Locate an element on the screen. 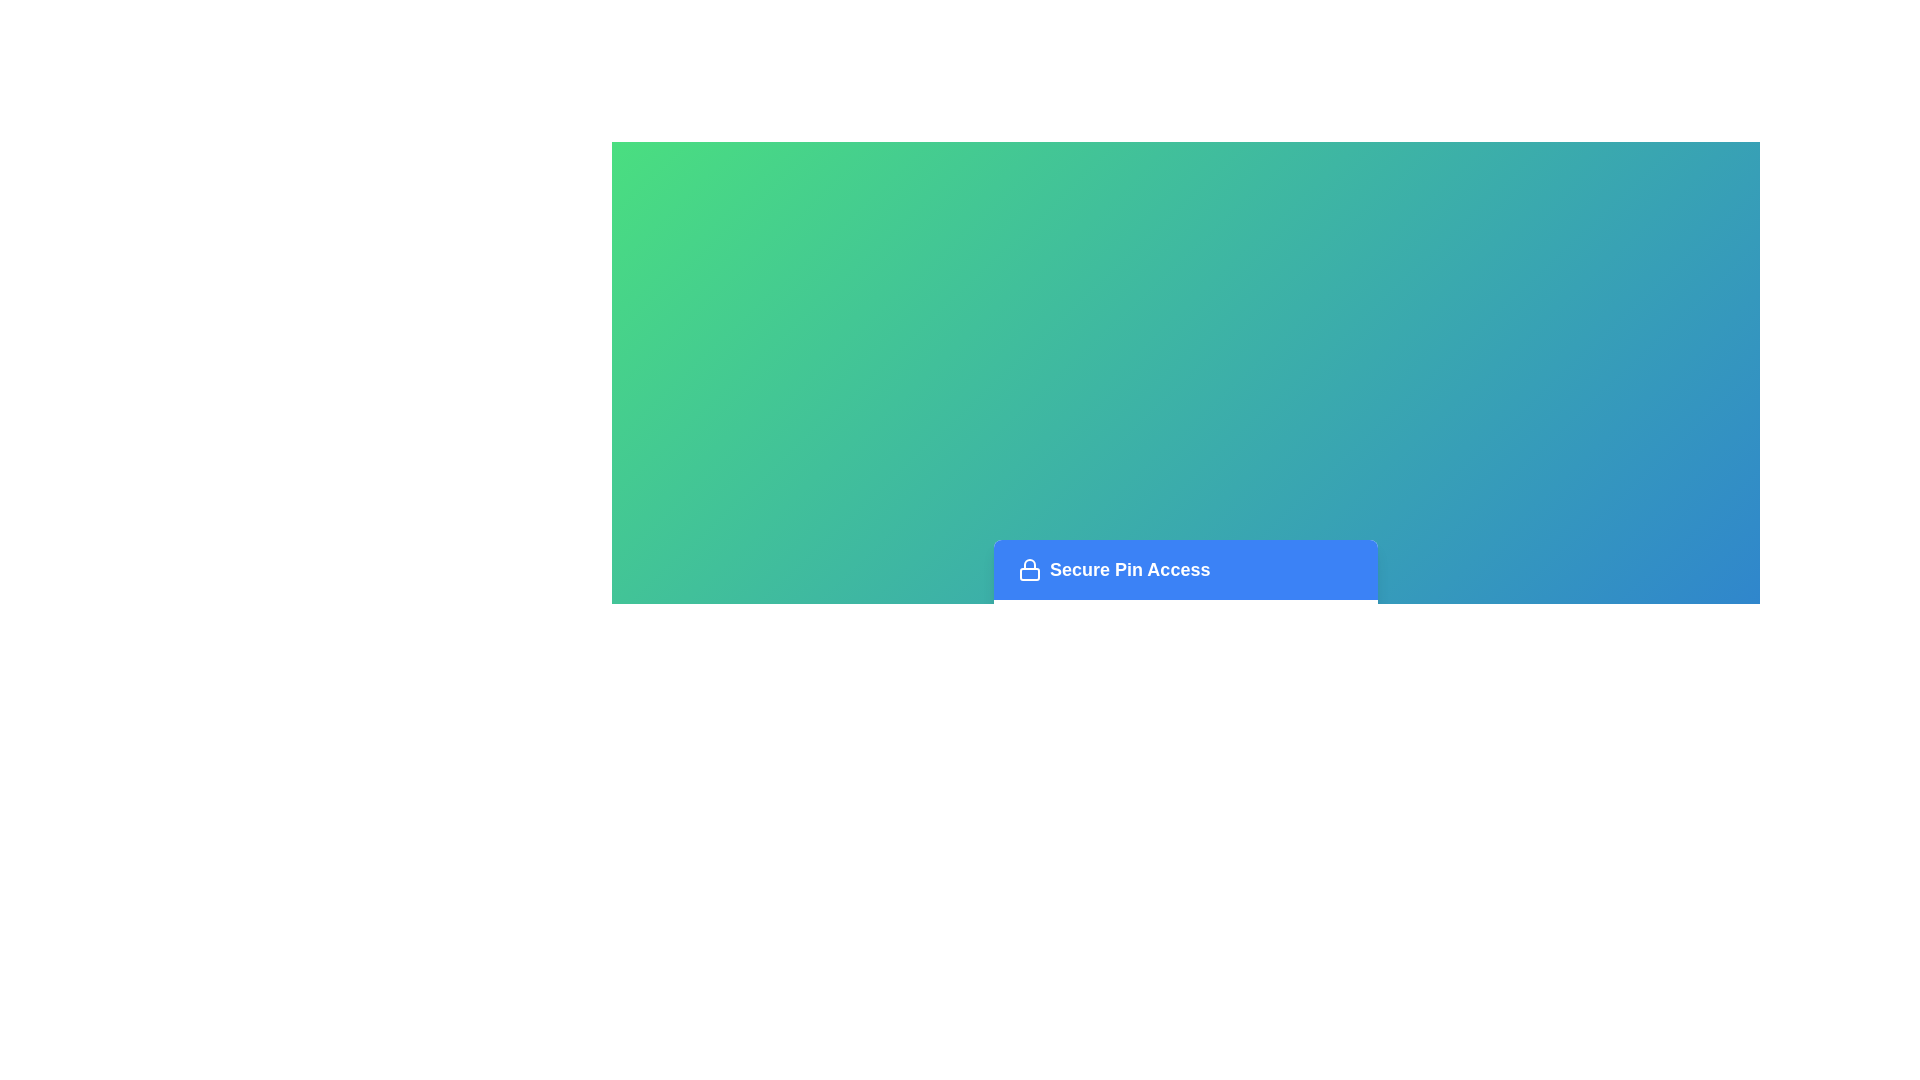 The image size is (1920, 1080). the Banner label with the blue background and white text that reads 'Secure Pin Access', featuring a lock icon to the left of the text is located at coordinates (1185, 570).